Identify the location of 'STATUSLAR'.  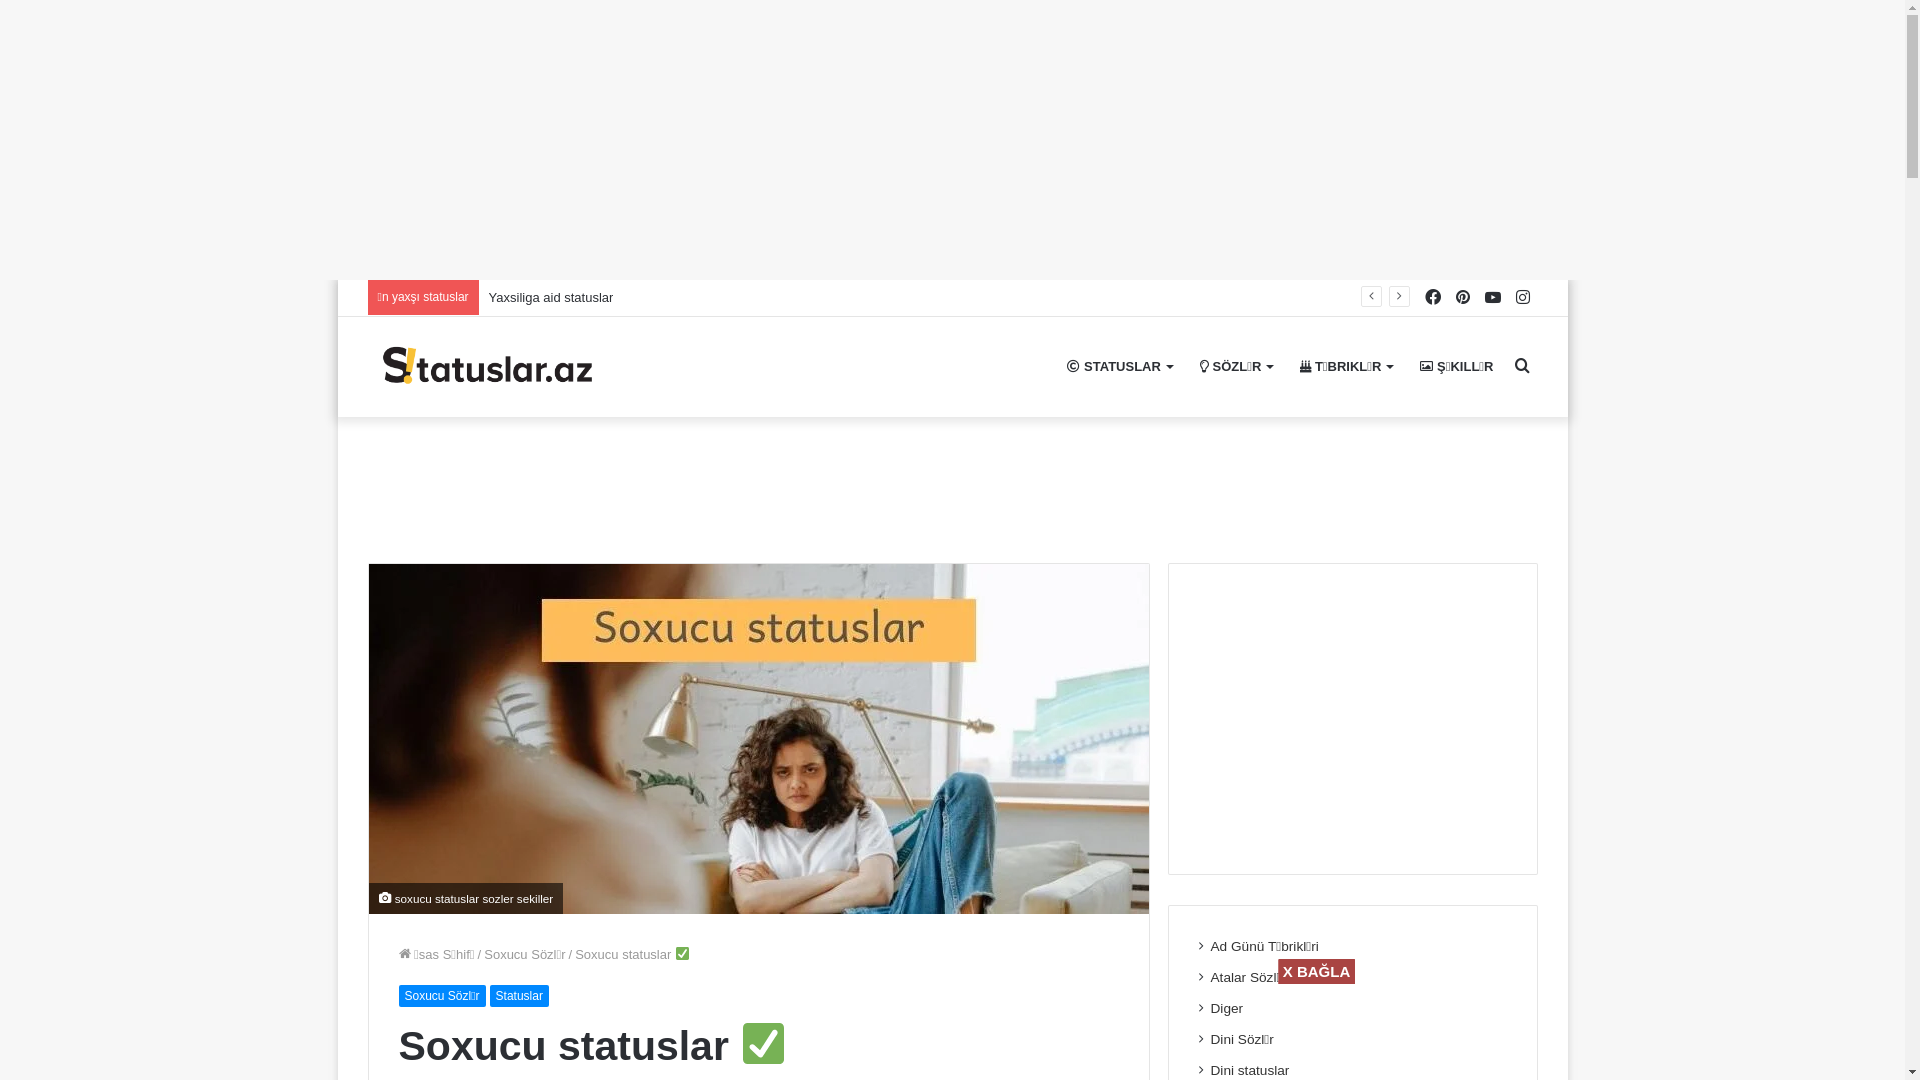
(1117, 366).